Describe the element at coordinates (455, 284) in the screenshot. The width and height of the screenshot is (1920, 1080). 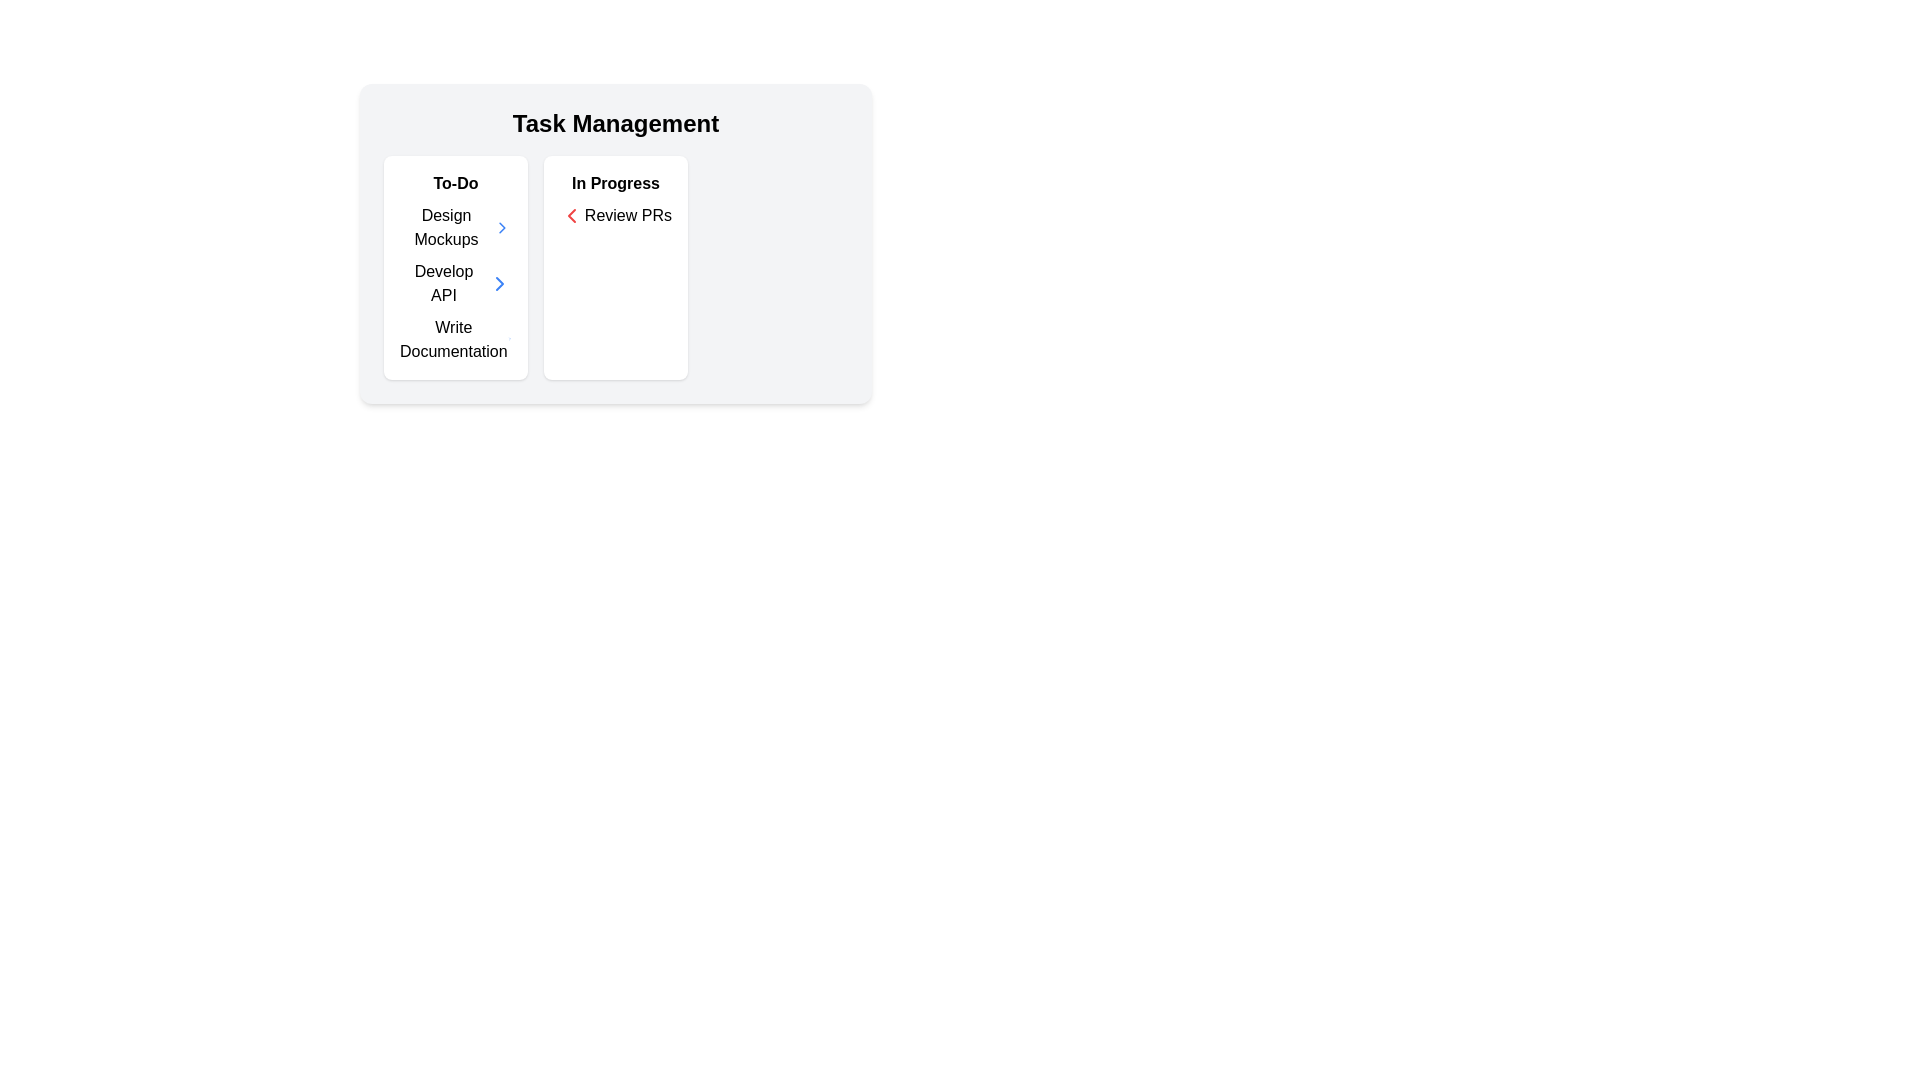
I see `the 'Develop API' list item with a navigational indicator` at that location.